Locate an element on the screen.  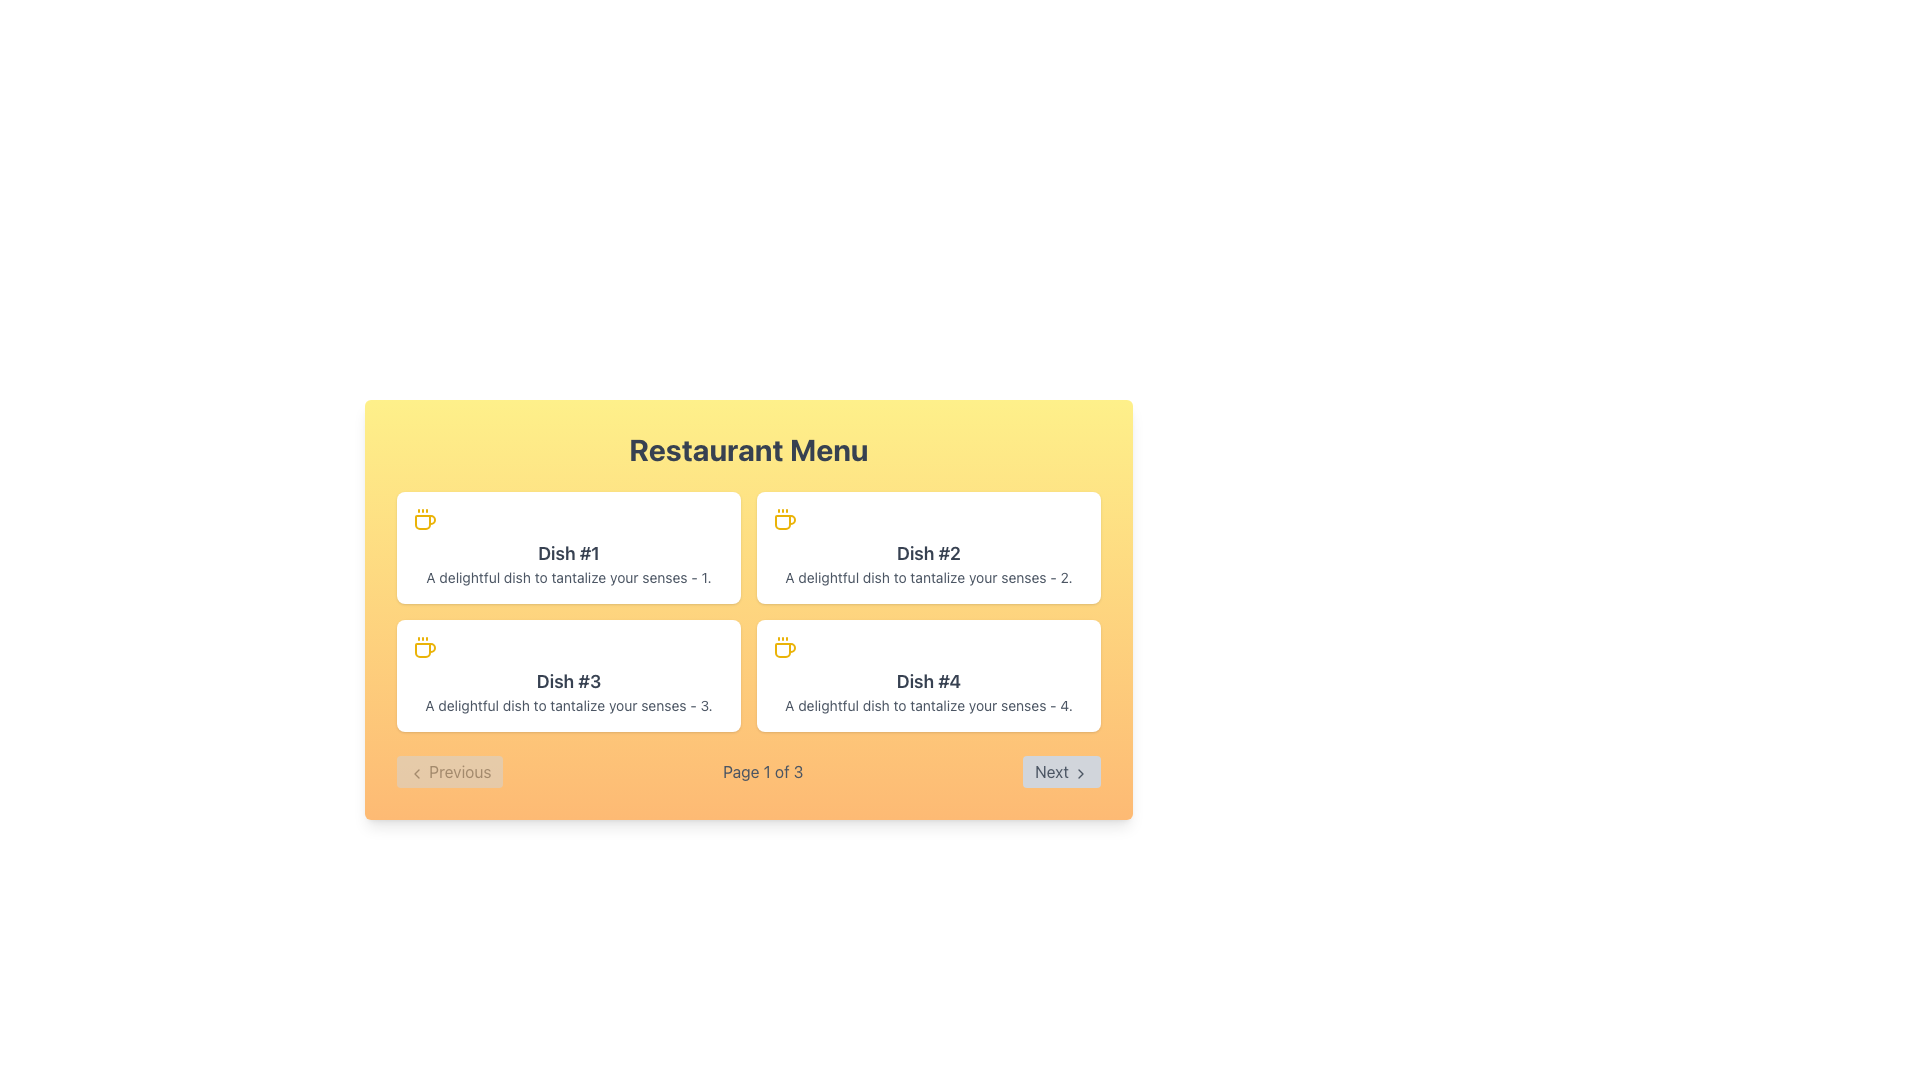
the decorative icon representing a coffee-related theme located at the top-left corner of the 'Dish #1' card in the grid layout is located at coordinates (424, 519).